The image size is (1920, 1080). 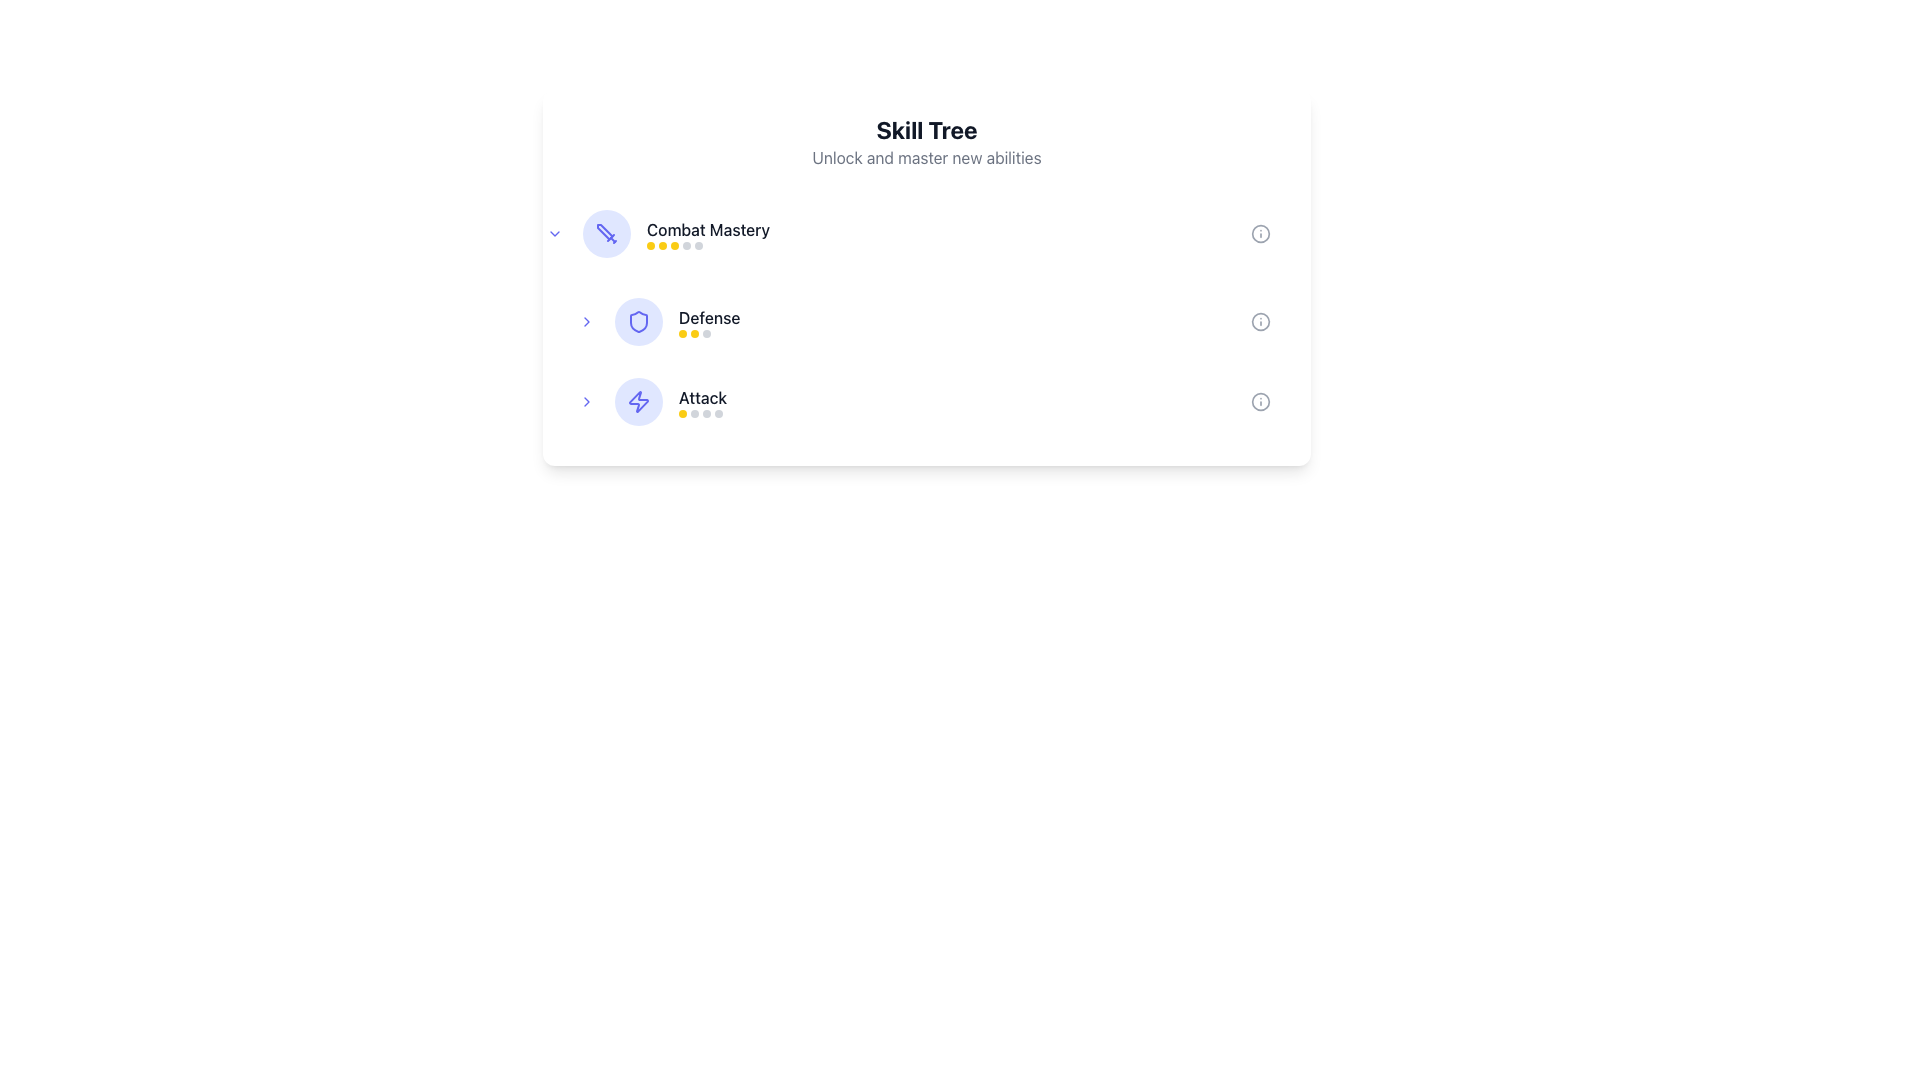 What do you see at coordinates (555, 233) in the screenshot?
I see `the Toggle button, which is a small circular button with an embedded downward-facing chevron icon, located to the left of the 'Combat Mastery' text label` at bounding box center [555, 233].